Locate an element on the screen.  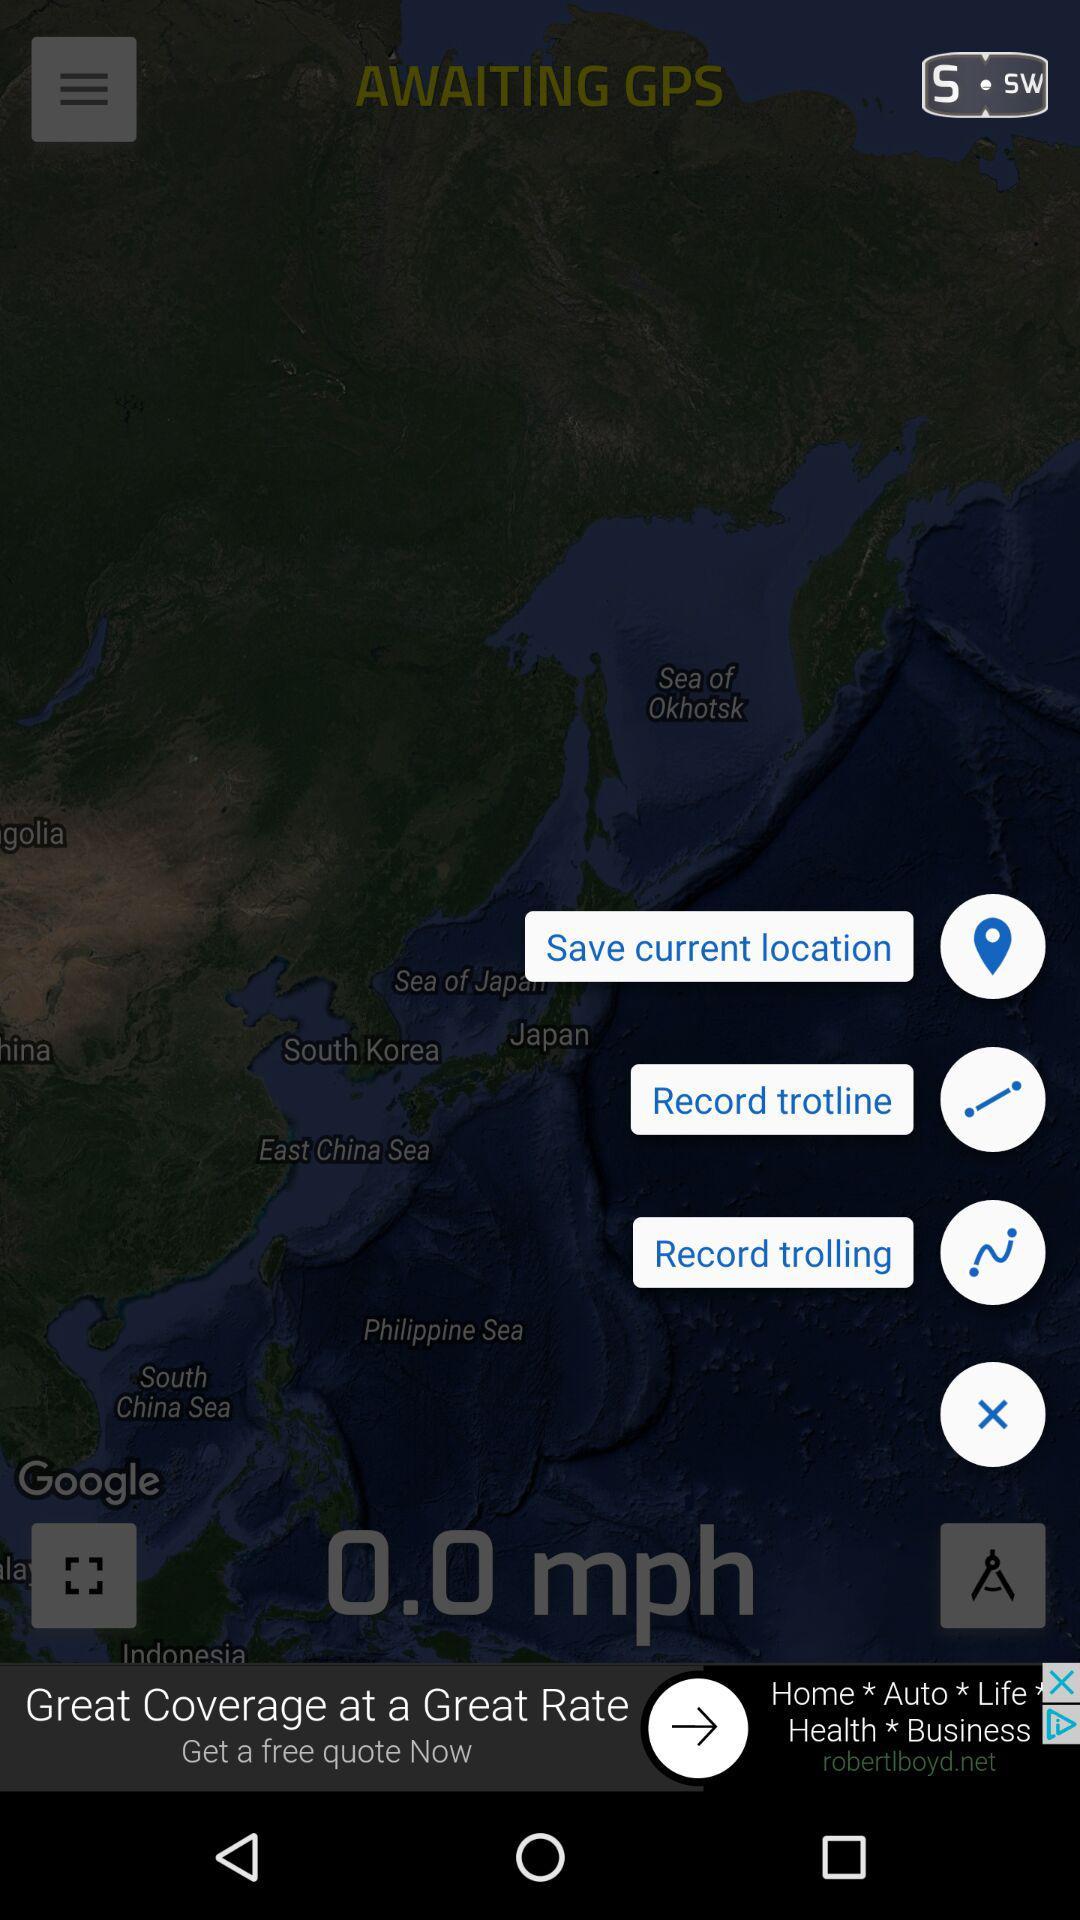
the menu icon is located at coordinates (84, 95).